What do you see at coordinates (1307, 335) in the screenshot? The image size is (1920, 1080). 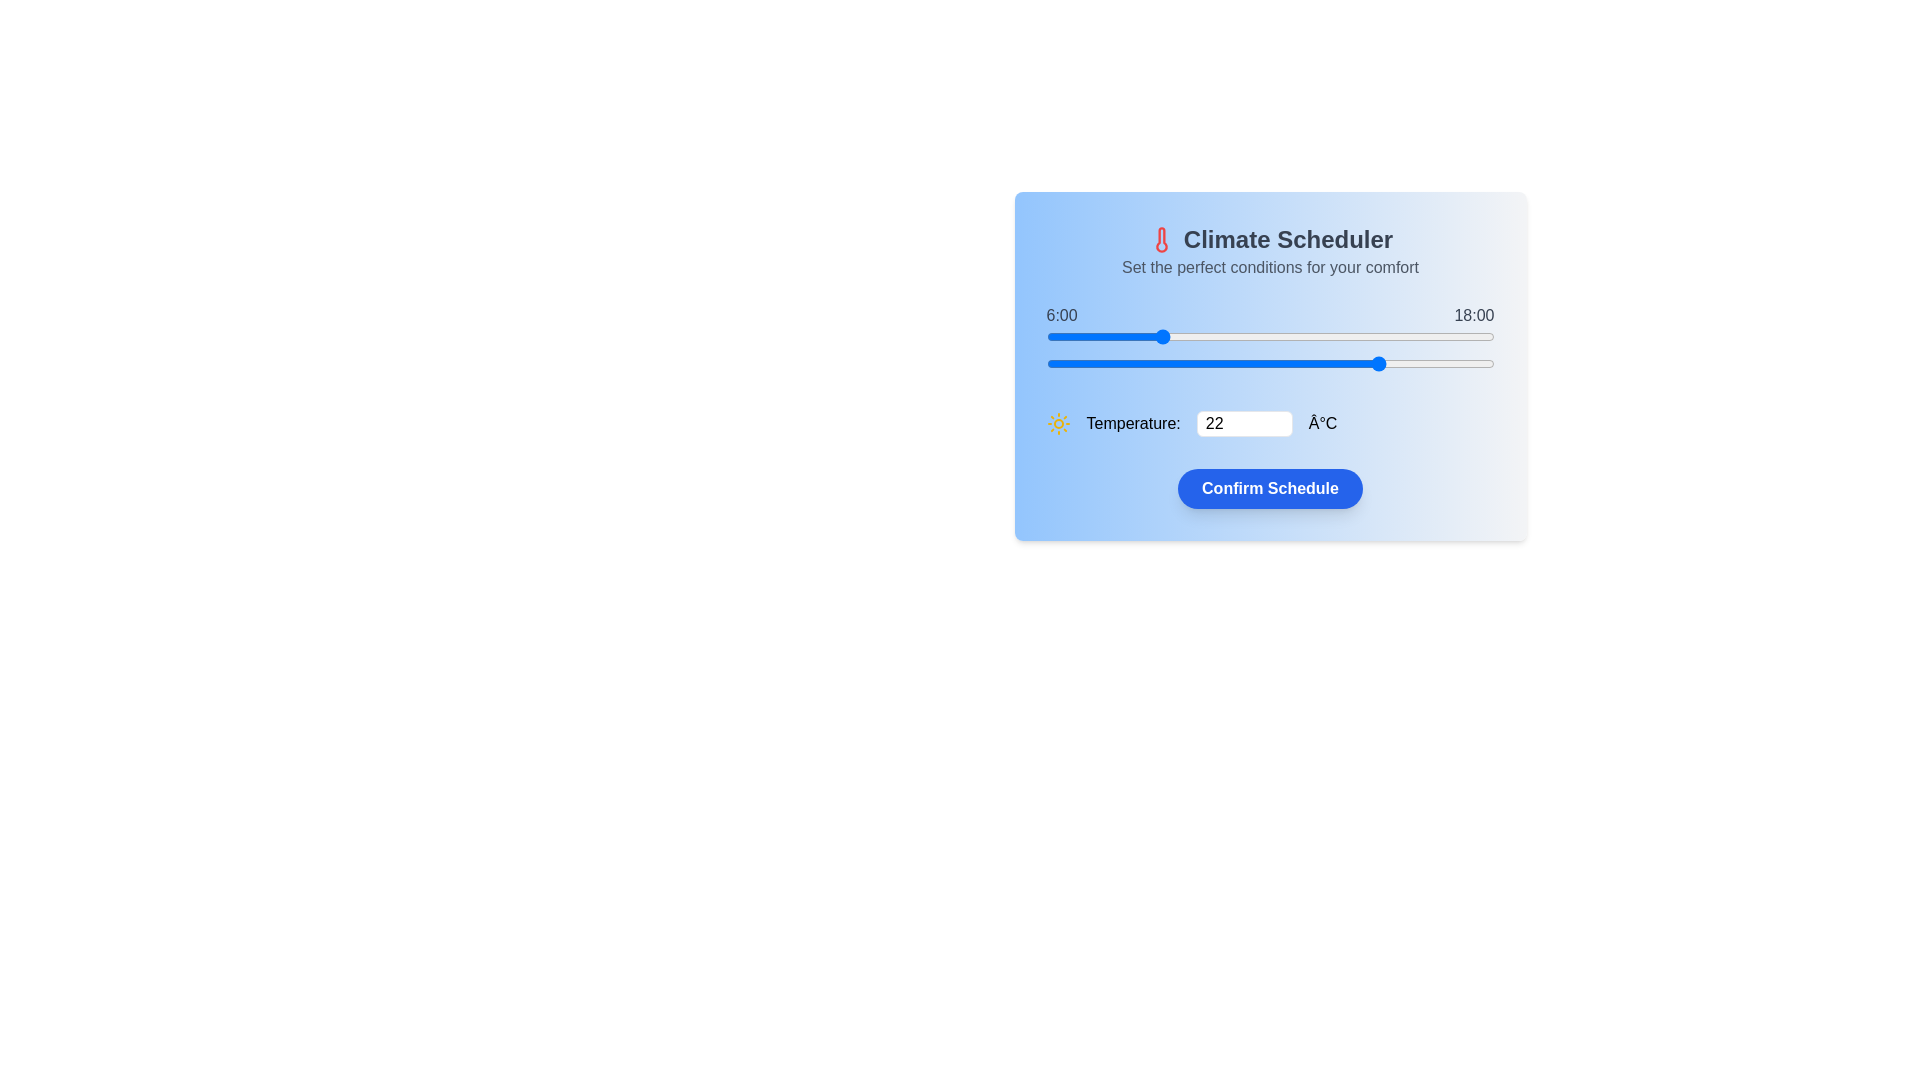 I see `the time on the slider` at bounding box center [1307, 335].